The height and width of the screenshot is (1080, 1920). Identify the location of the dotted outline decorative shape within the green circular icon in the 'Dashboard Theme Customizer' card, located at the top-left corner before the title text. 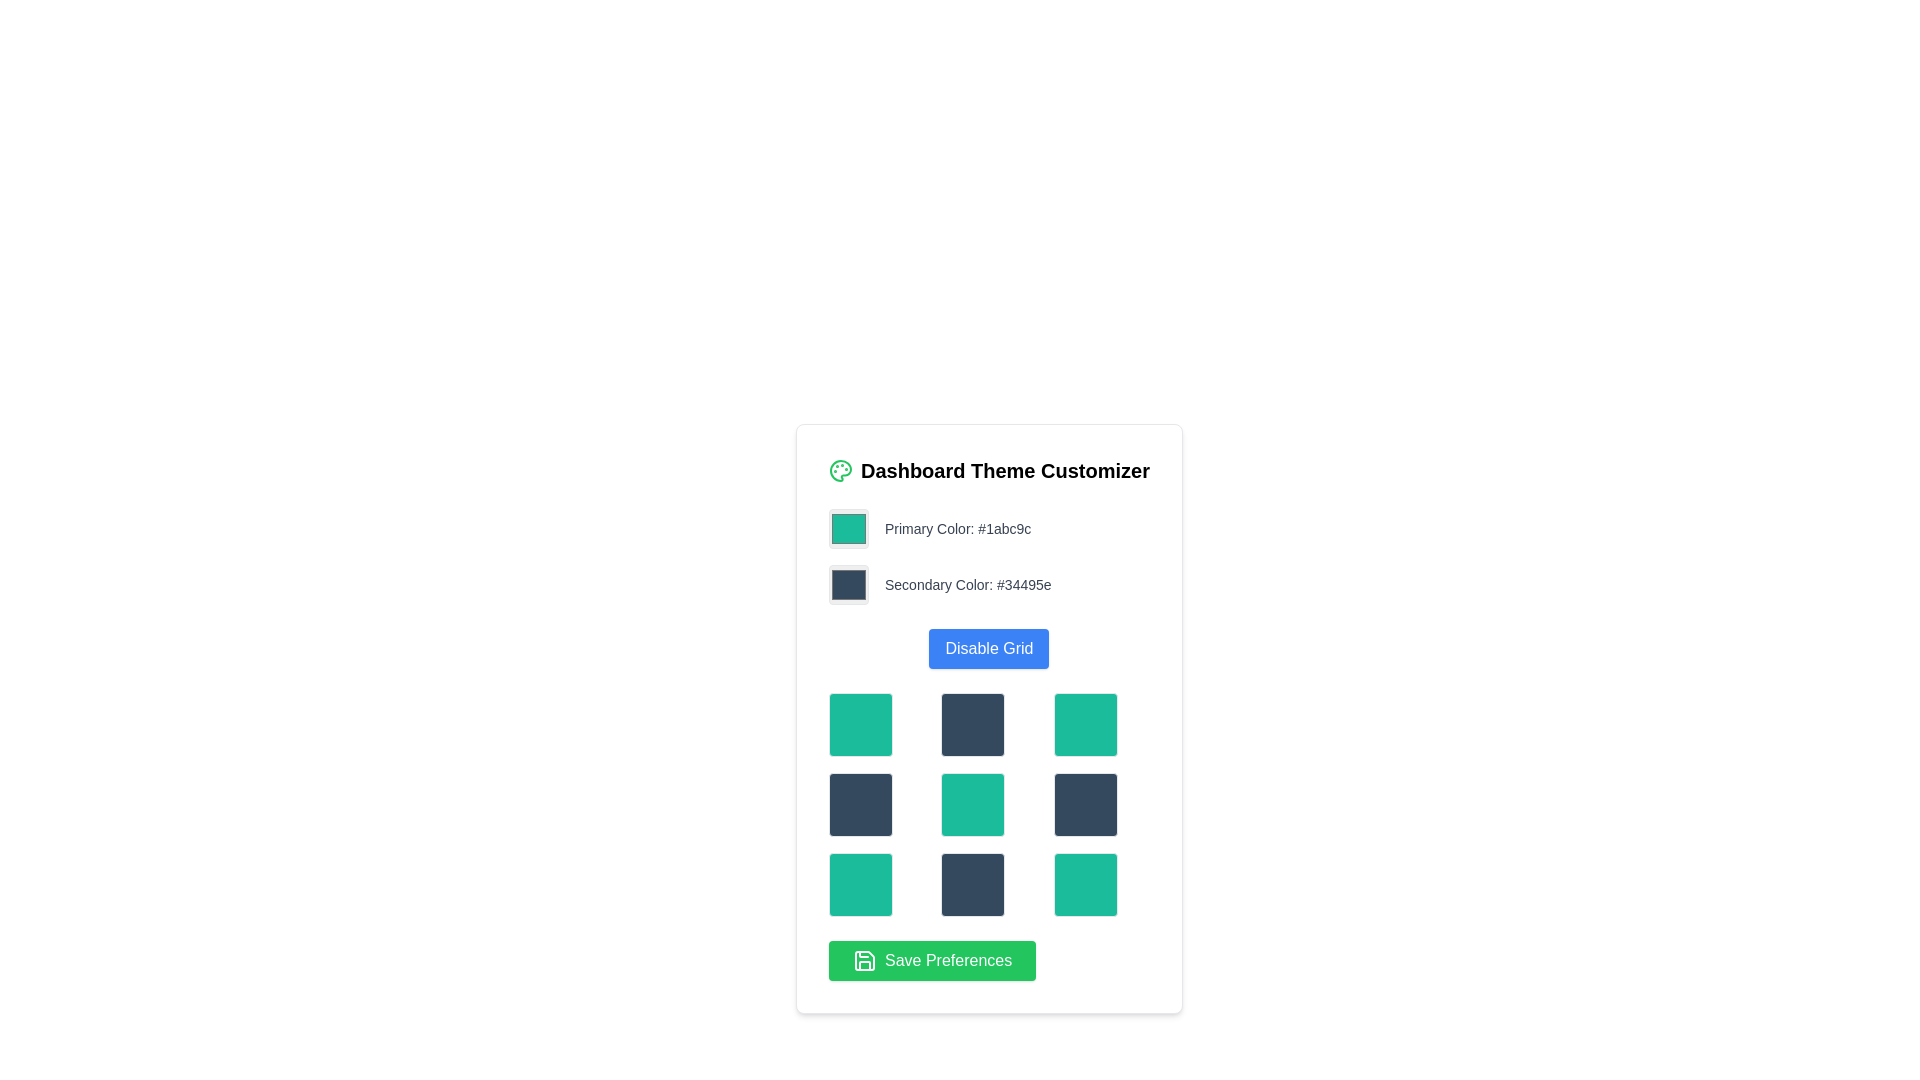
(840, 470).